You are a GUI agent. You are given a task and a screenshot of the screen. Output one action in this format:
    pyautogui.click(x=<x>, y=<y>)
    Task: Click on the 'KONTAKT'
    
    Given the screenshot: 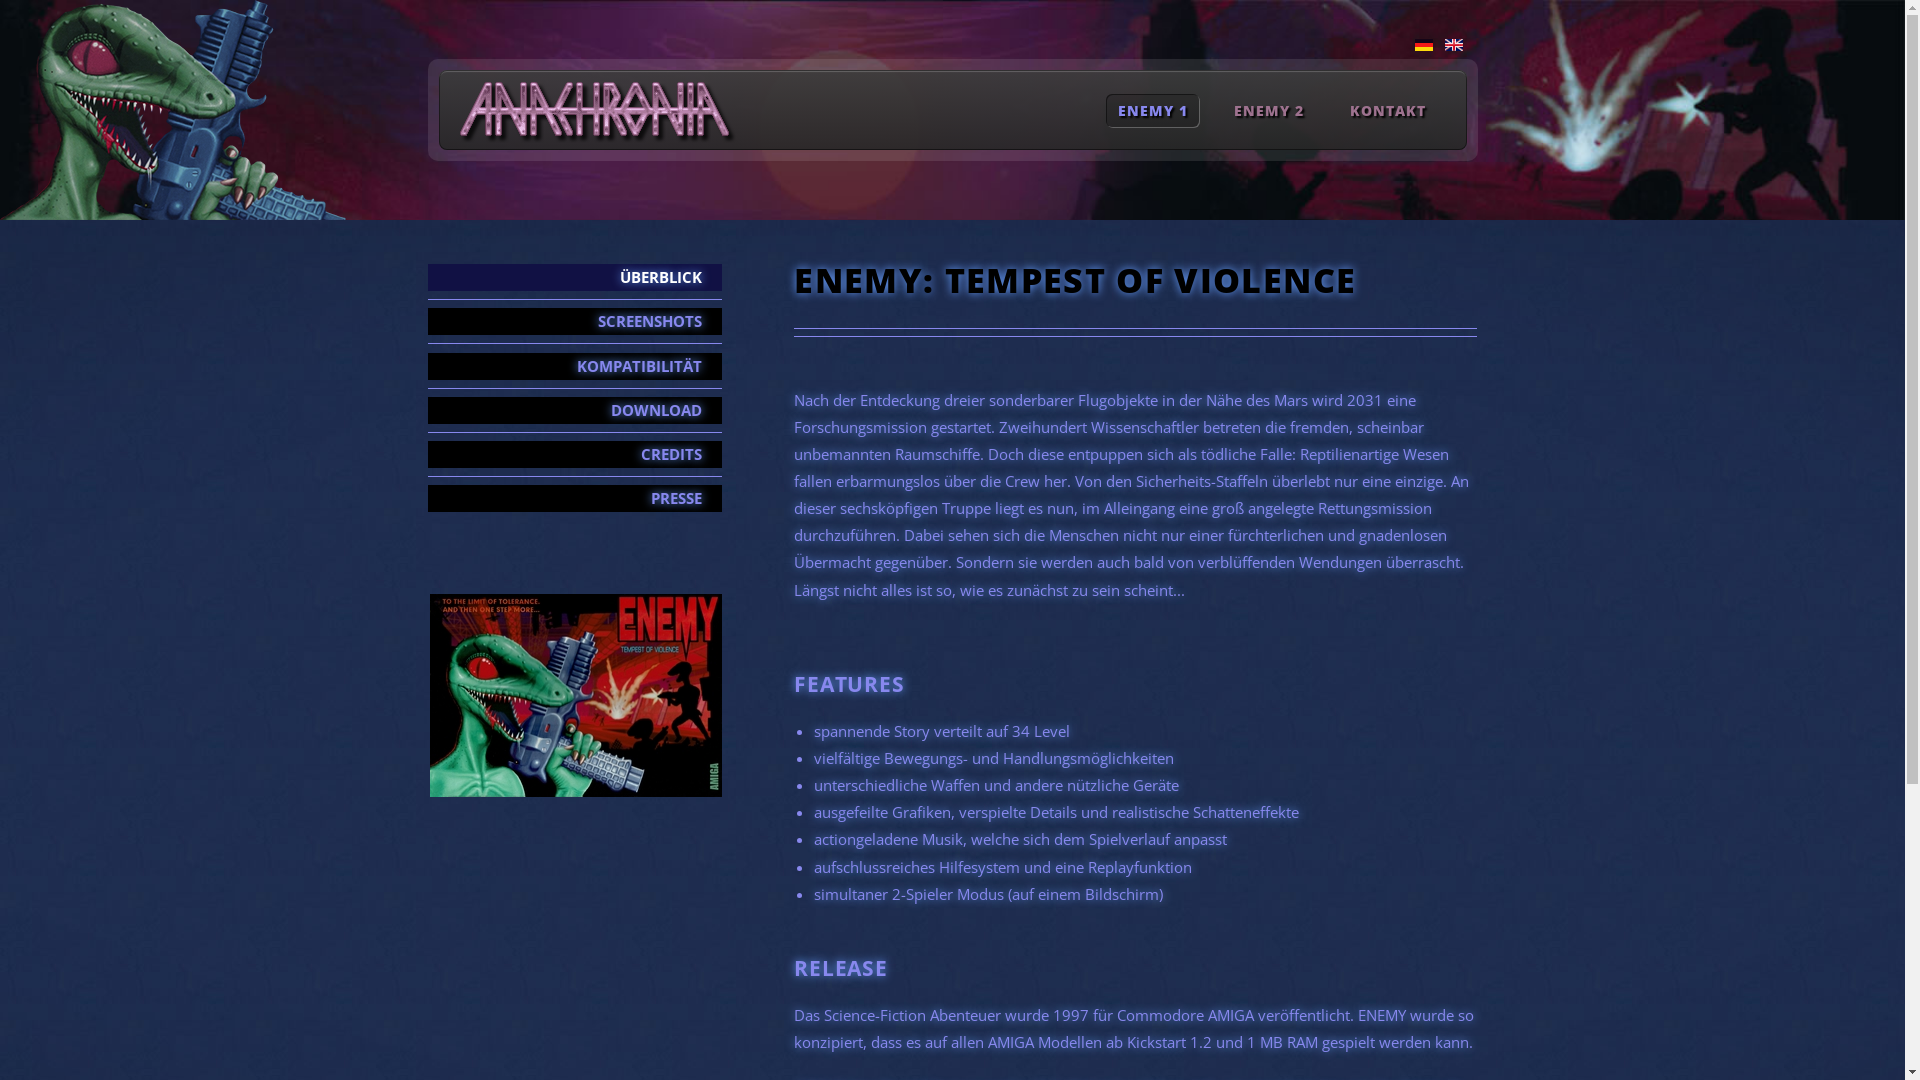 What is the action you would take?
    pyautogui.click(x=1387, y=110)
    